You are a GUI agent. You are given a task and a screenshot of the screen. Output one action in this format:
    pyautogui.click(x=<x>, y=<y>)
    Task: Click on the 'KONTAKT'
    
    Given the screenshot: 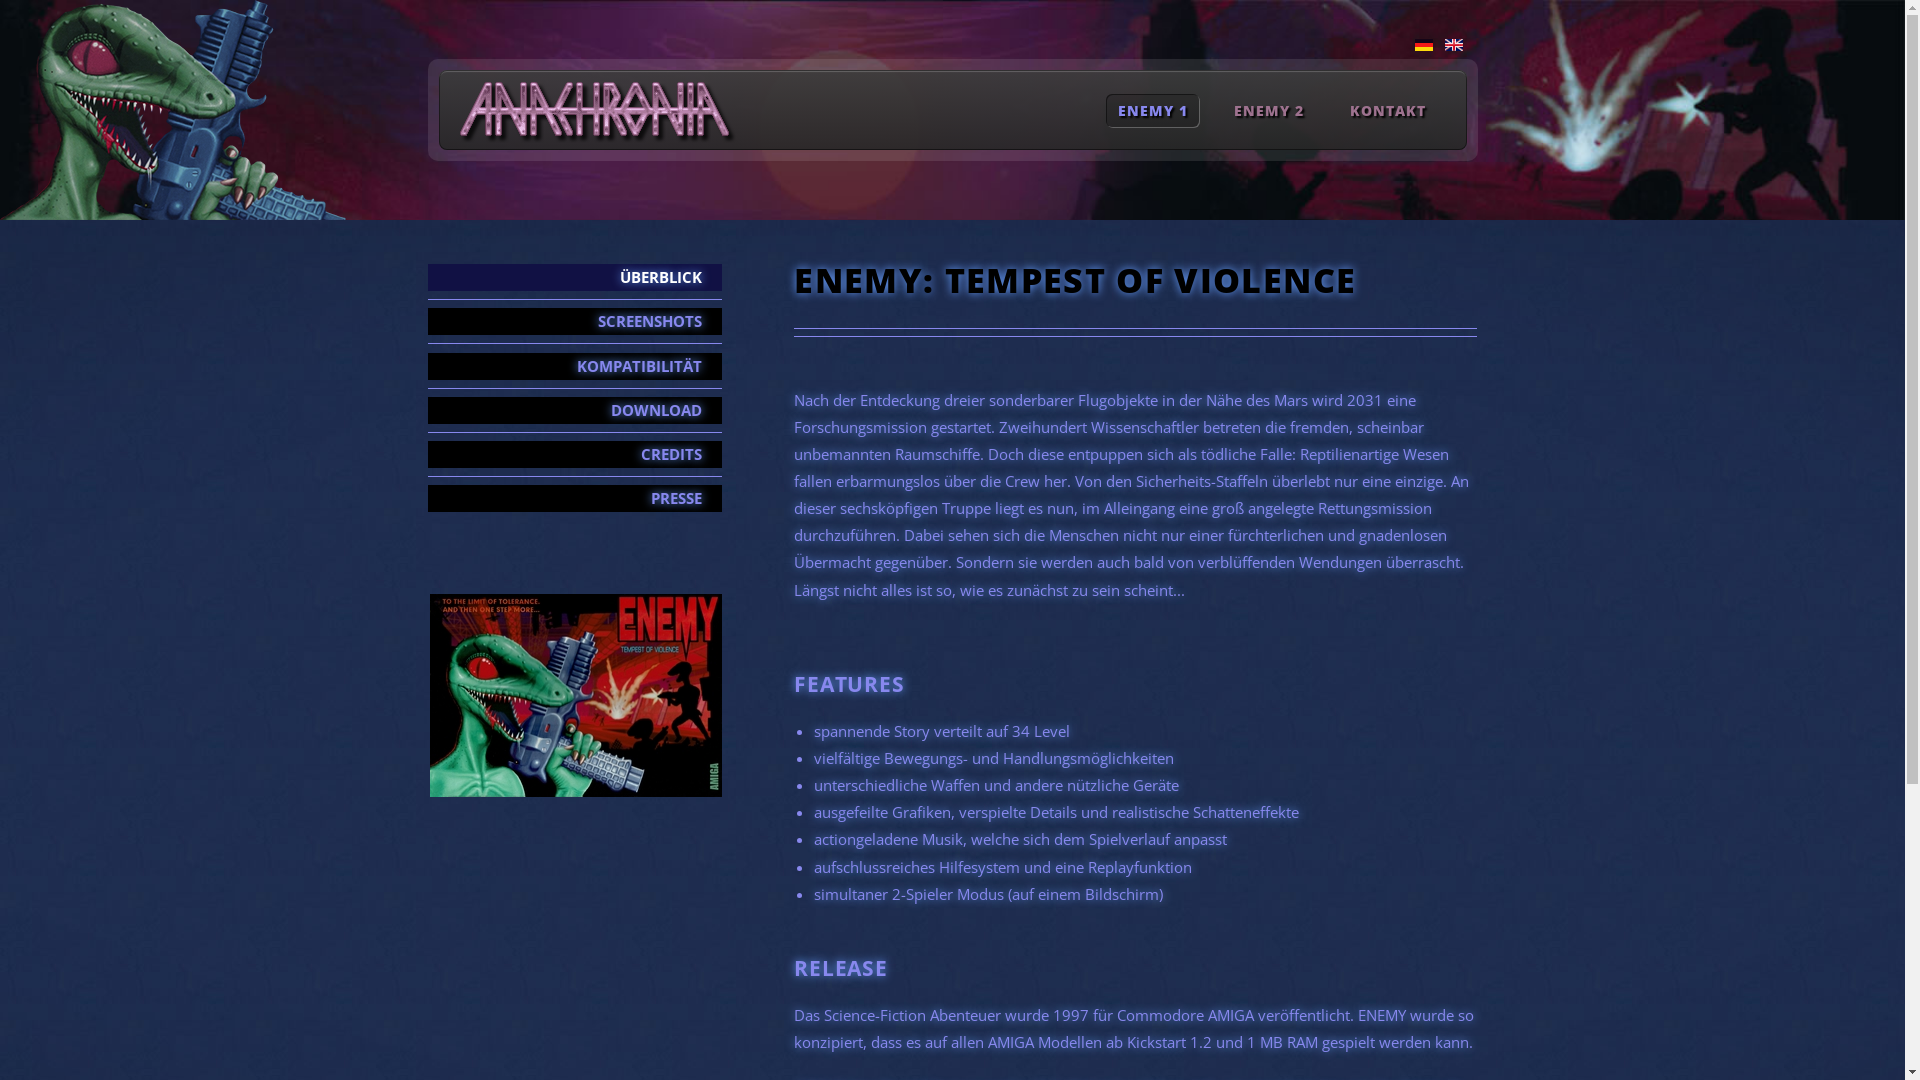 What is the action you would take?
    pyautogui.click(x=1387, y=110)
    